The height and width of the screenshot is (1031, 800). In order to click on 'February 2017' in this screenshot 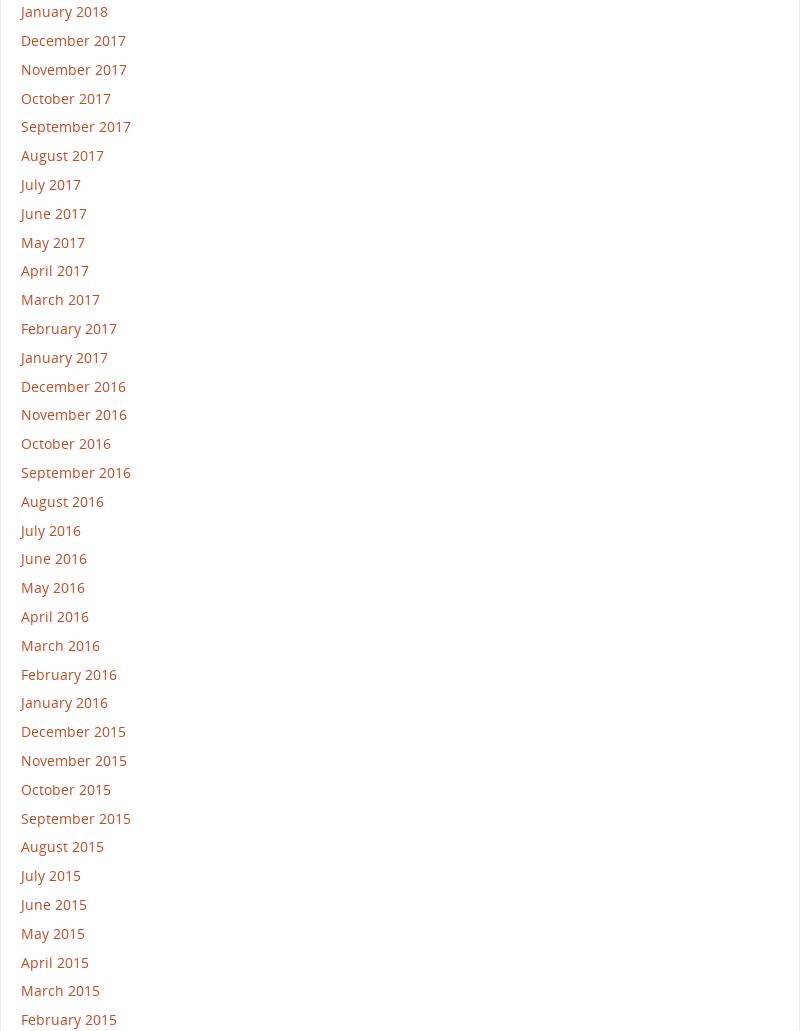, I will do `click(68, 327)`.